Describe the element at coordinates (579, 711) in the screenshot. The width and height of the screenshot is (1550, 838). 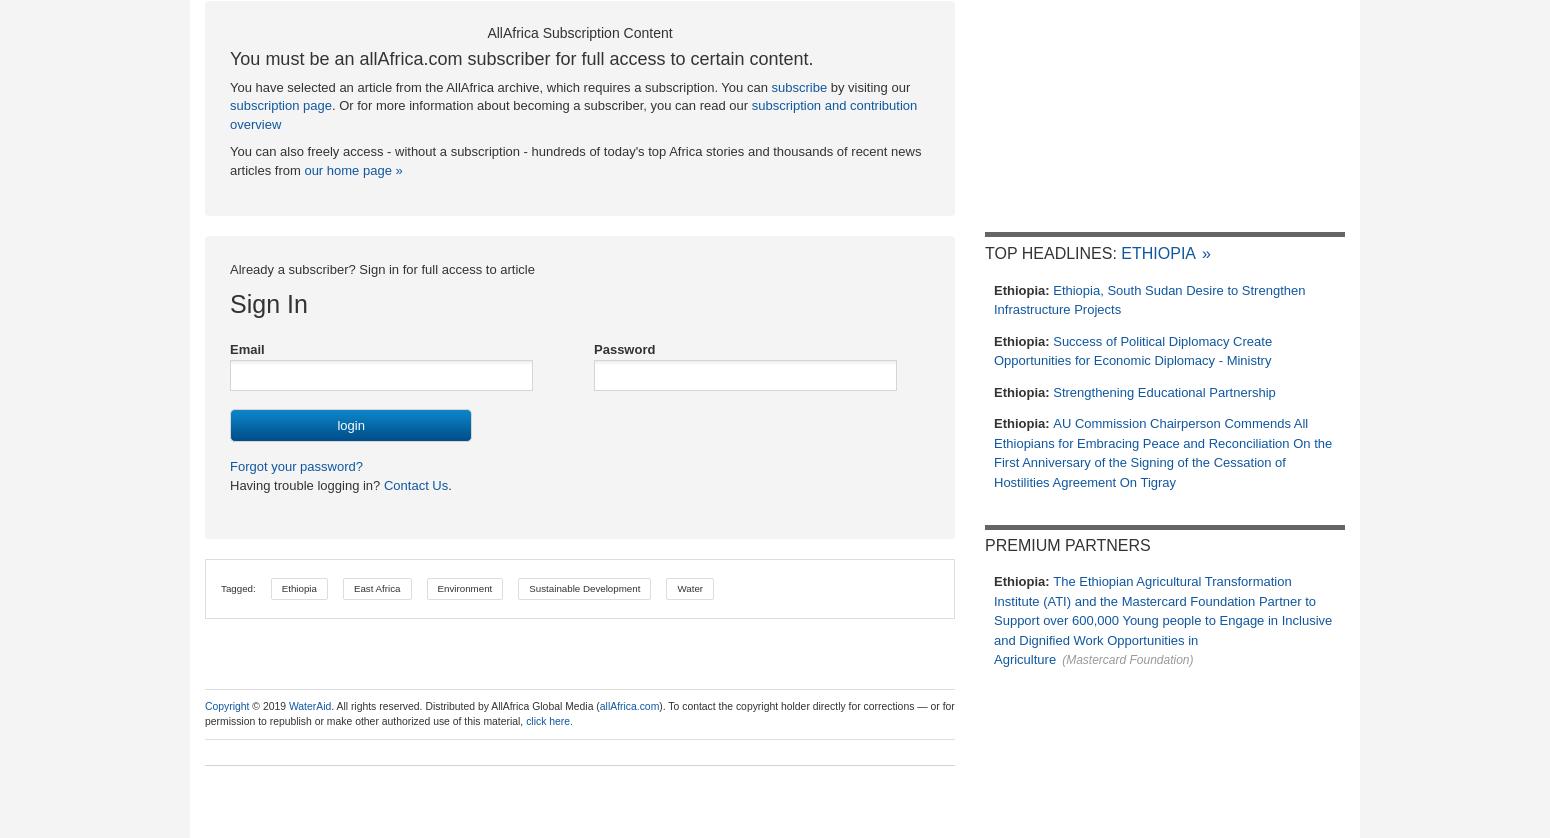
I see `').
  To contact the copyright holder directly for corrections — or for permission to republish or make other authorized use of this material,'` at that location.